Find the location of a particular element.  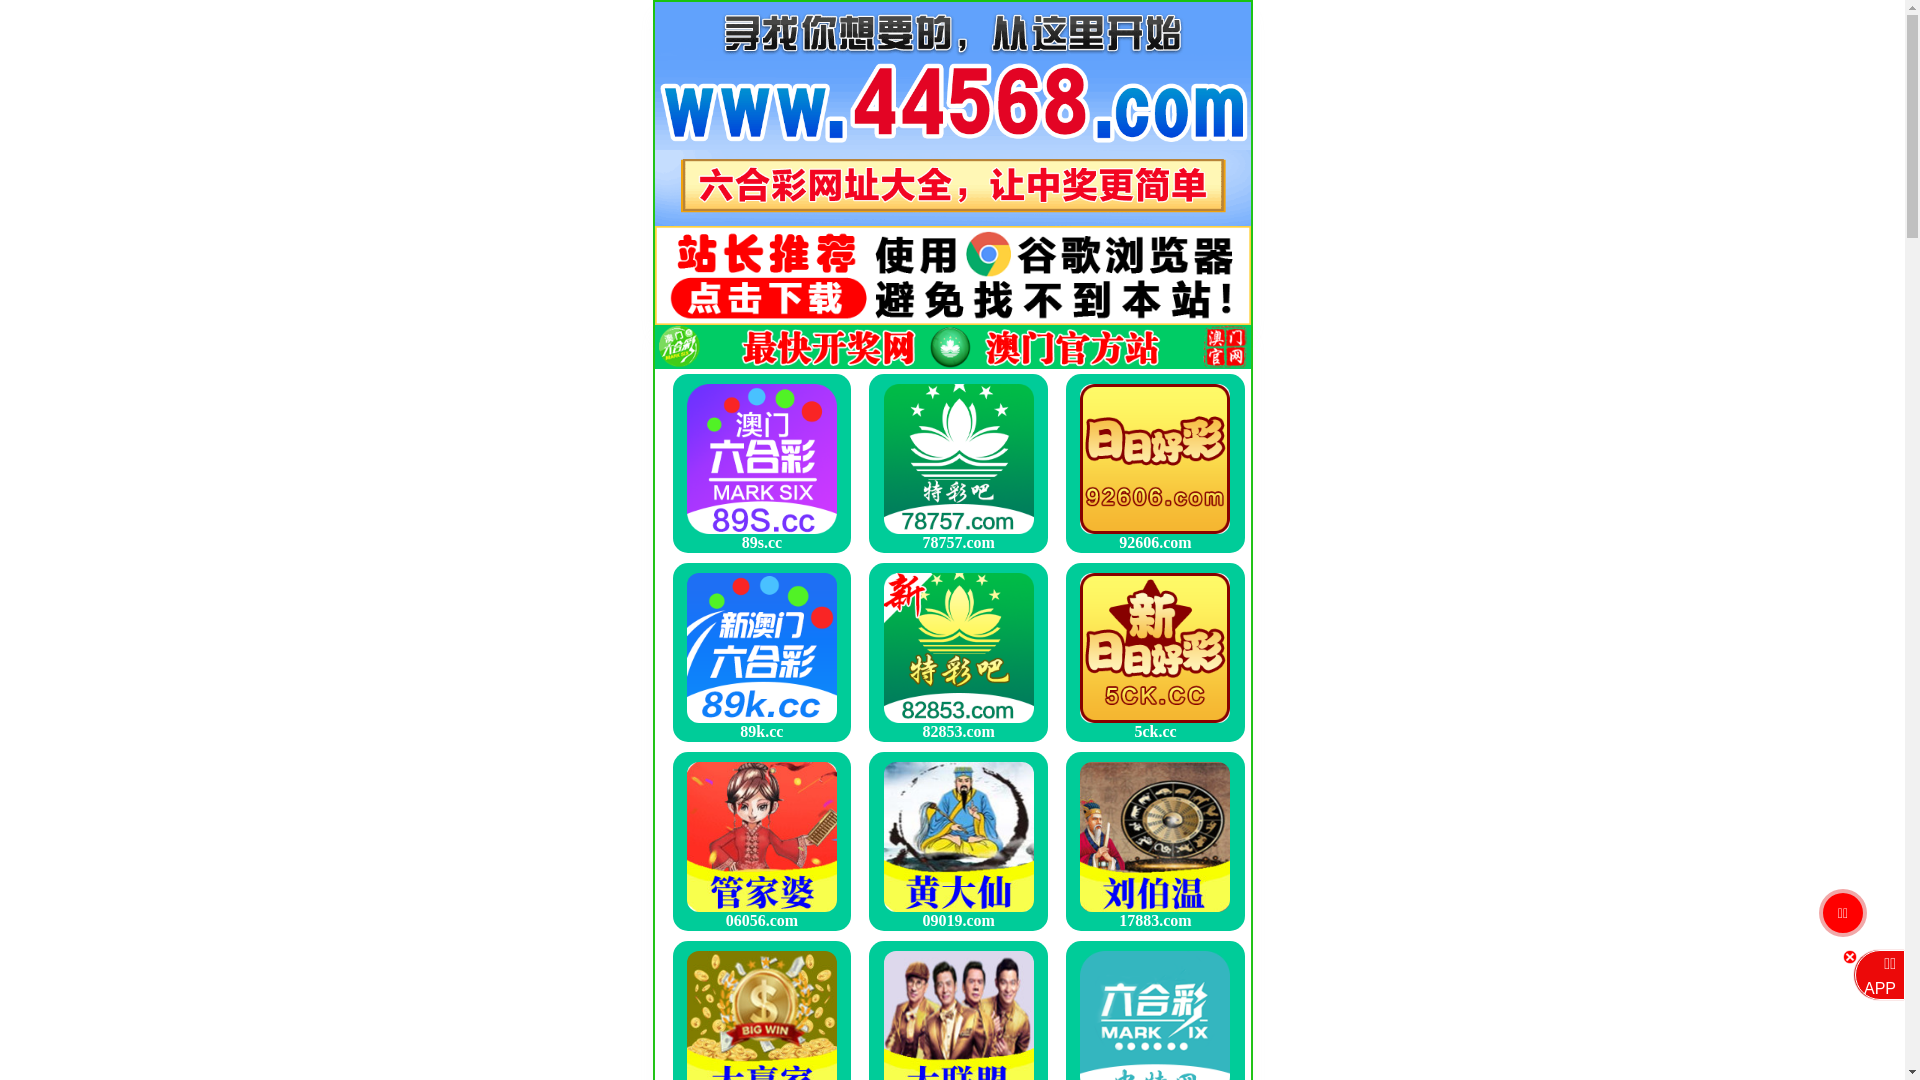

'92606.com' is located at coordinates (1155, 462).